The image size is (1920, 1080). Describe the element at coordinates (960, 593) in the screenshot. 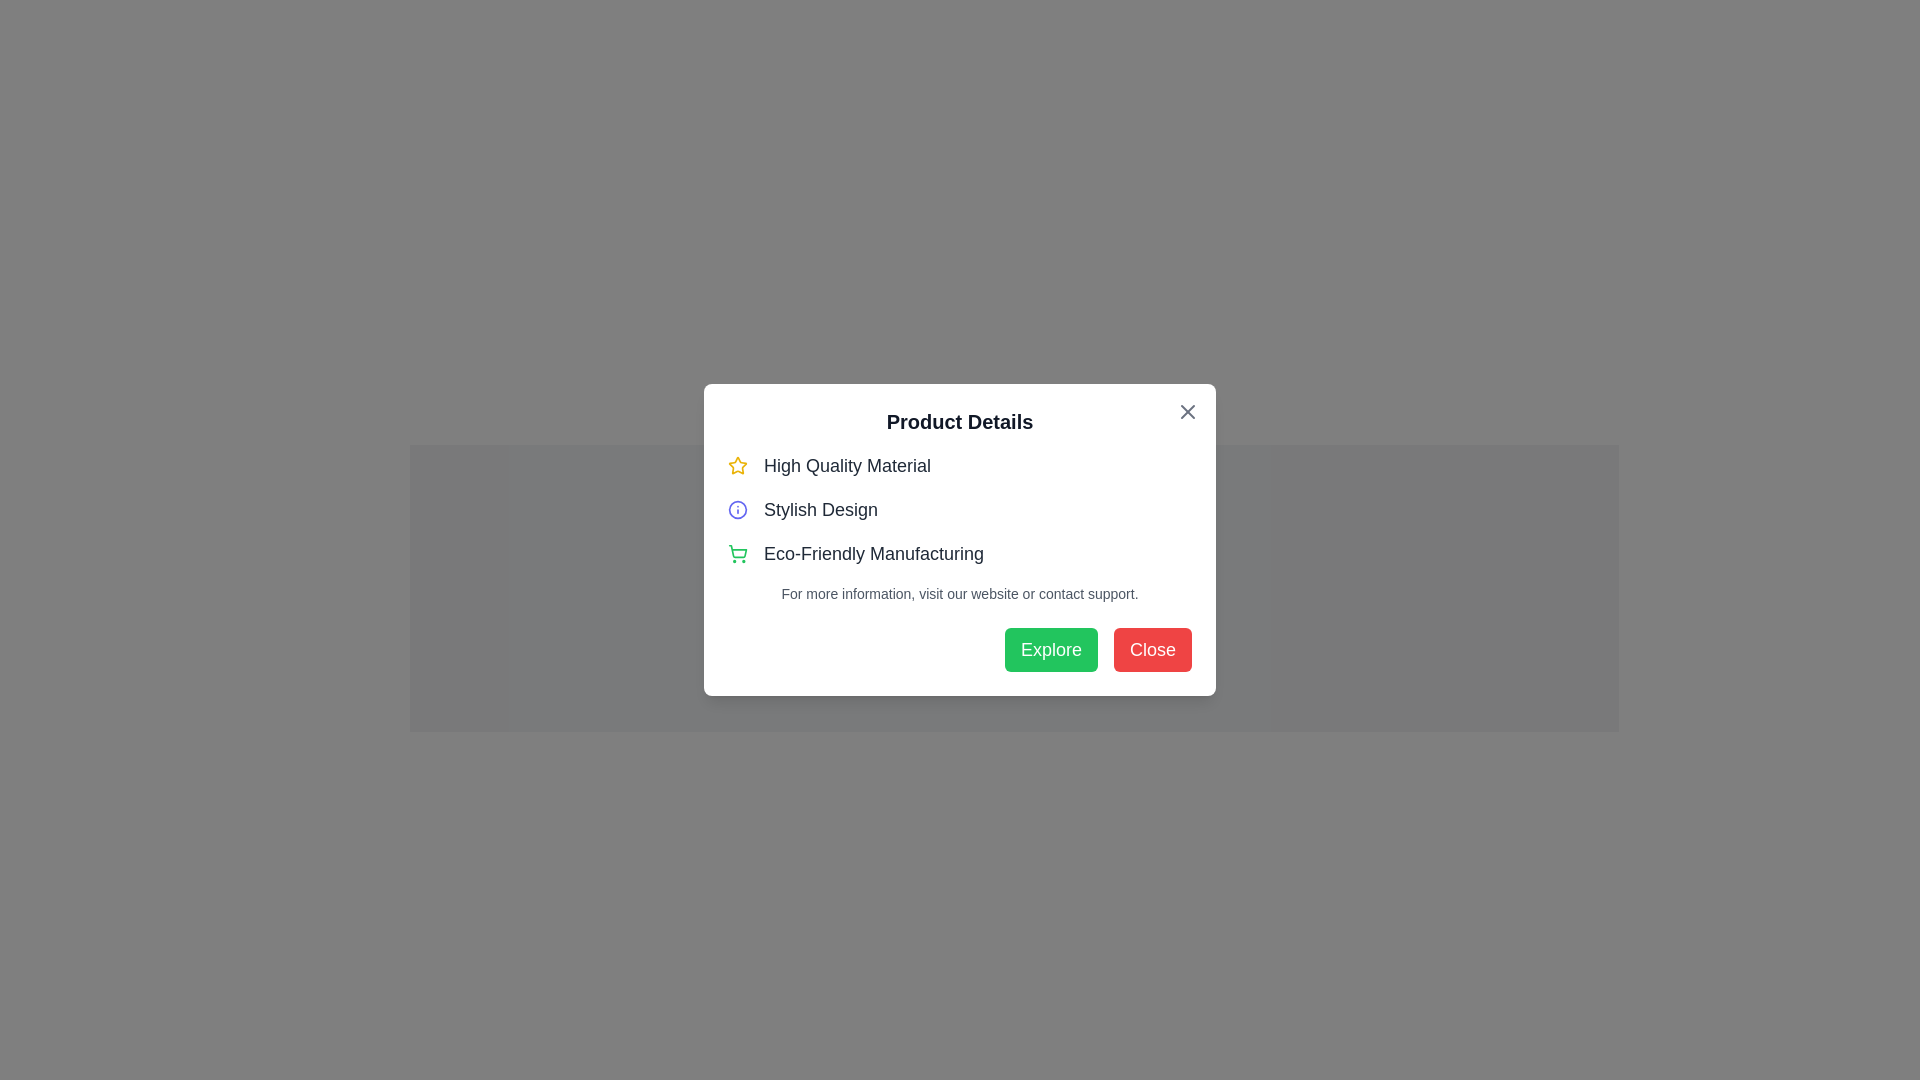

I see `the static text element that provides supplementary information in the 'Product Details' dialog box, located below the product features and above the 'Explore' and 'Close' buttons` at that location.